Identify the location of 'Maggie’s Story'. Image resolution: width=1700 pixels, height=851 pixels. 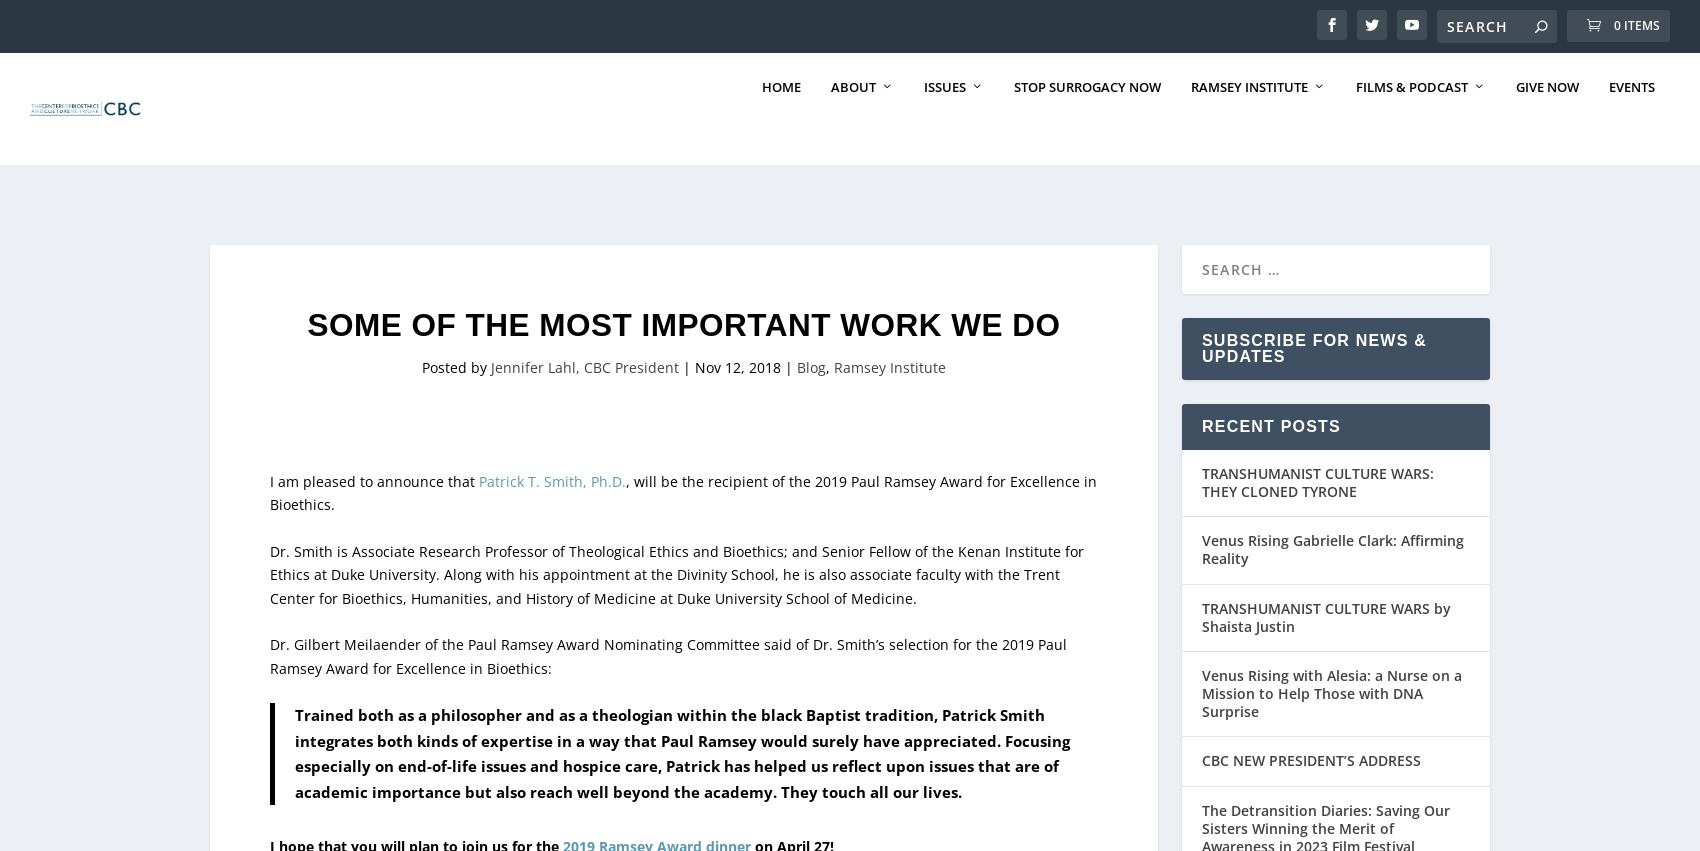
(1365, 700).